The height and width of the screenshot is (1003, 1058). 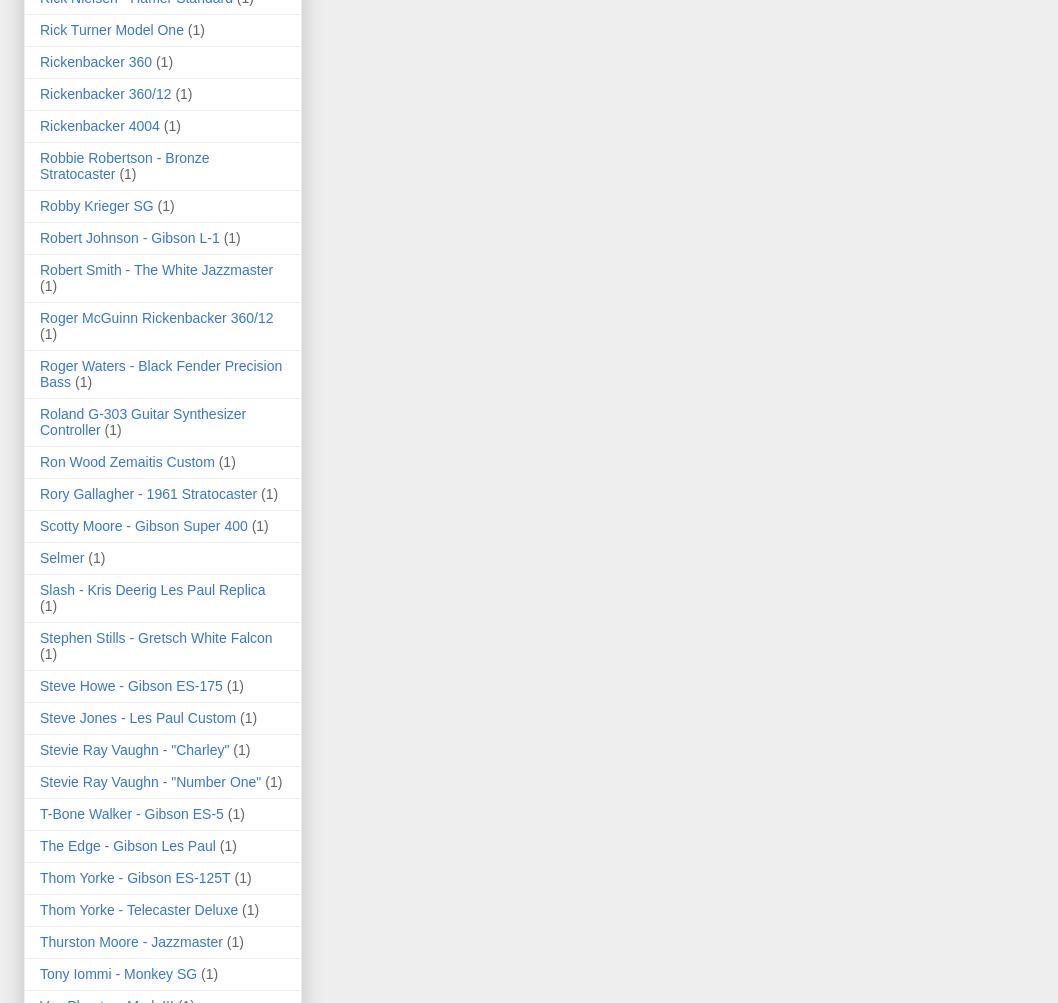 I want to click on 'Rickenbacker 360', so click(x=94, y=60).